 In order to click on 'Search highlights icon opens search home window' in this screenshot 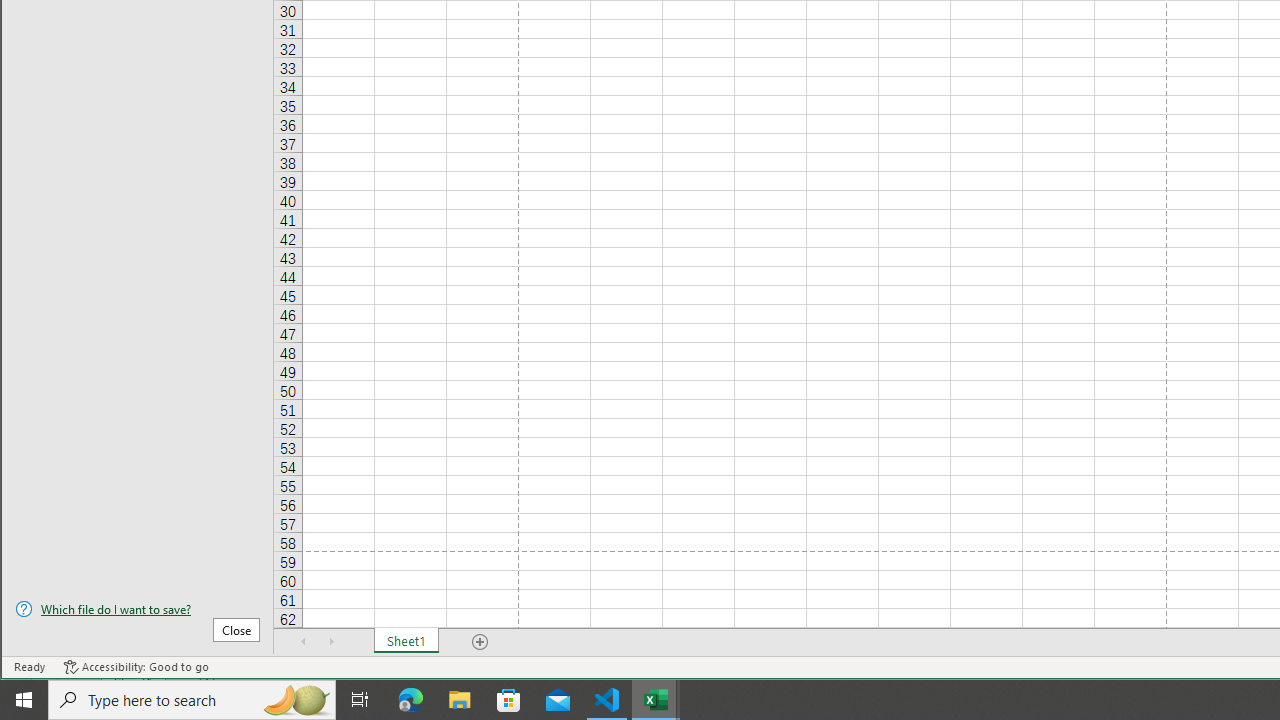, I will do `click(294, 698)`.